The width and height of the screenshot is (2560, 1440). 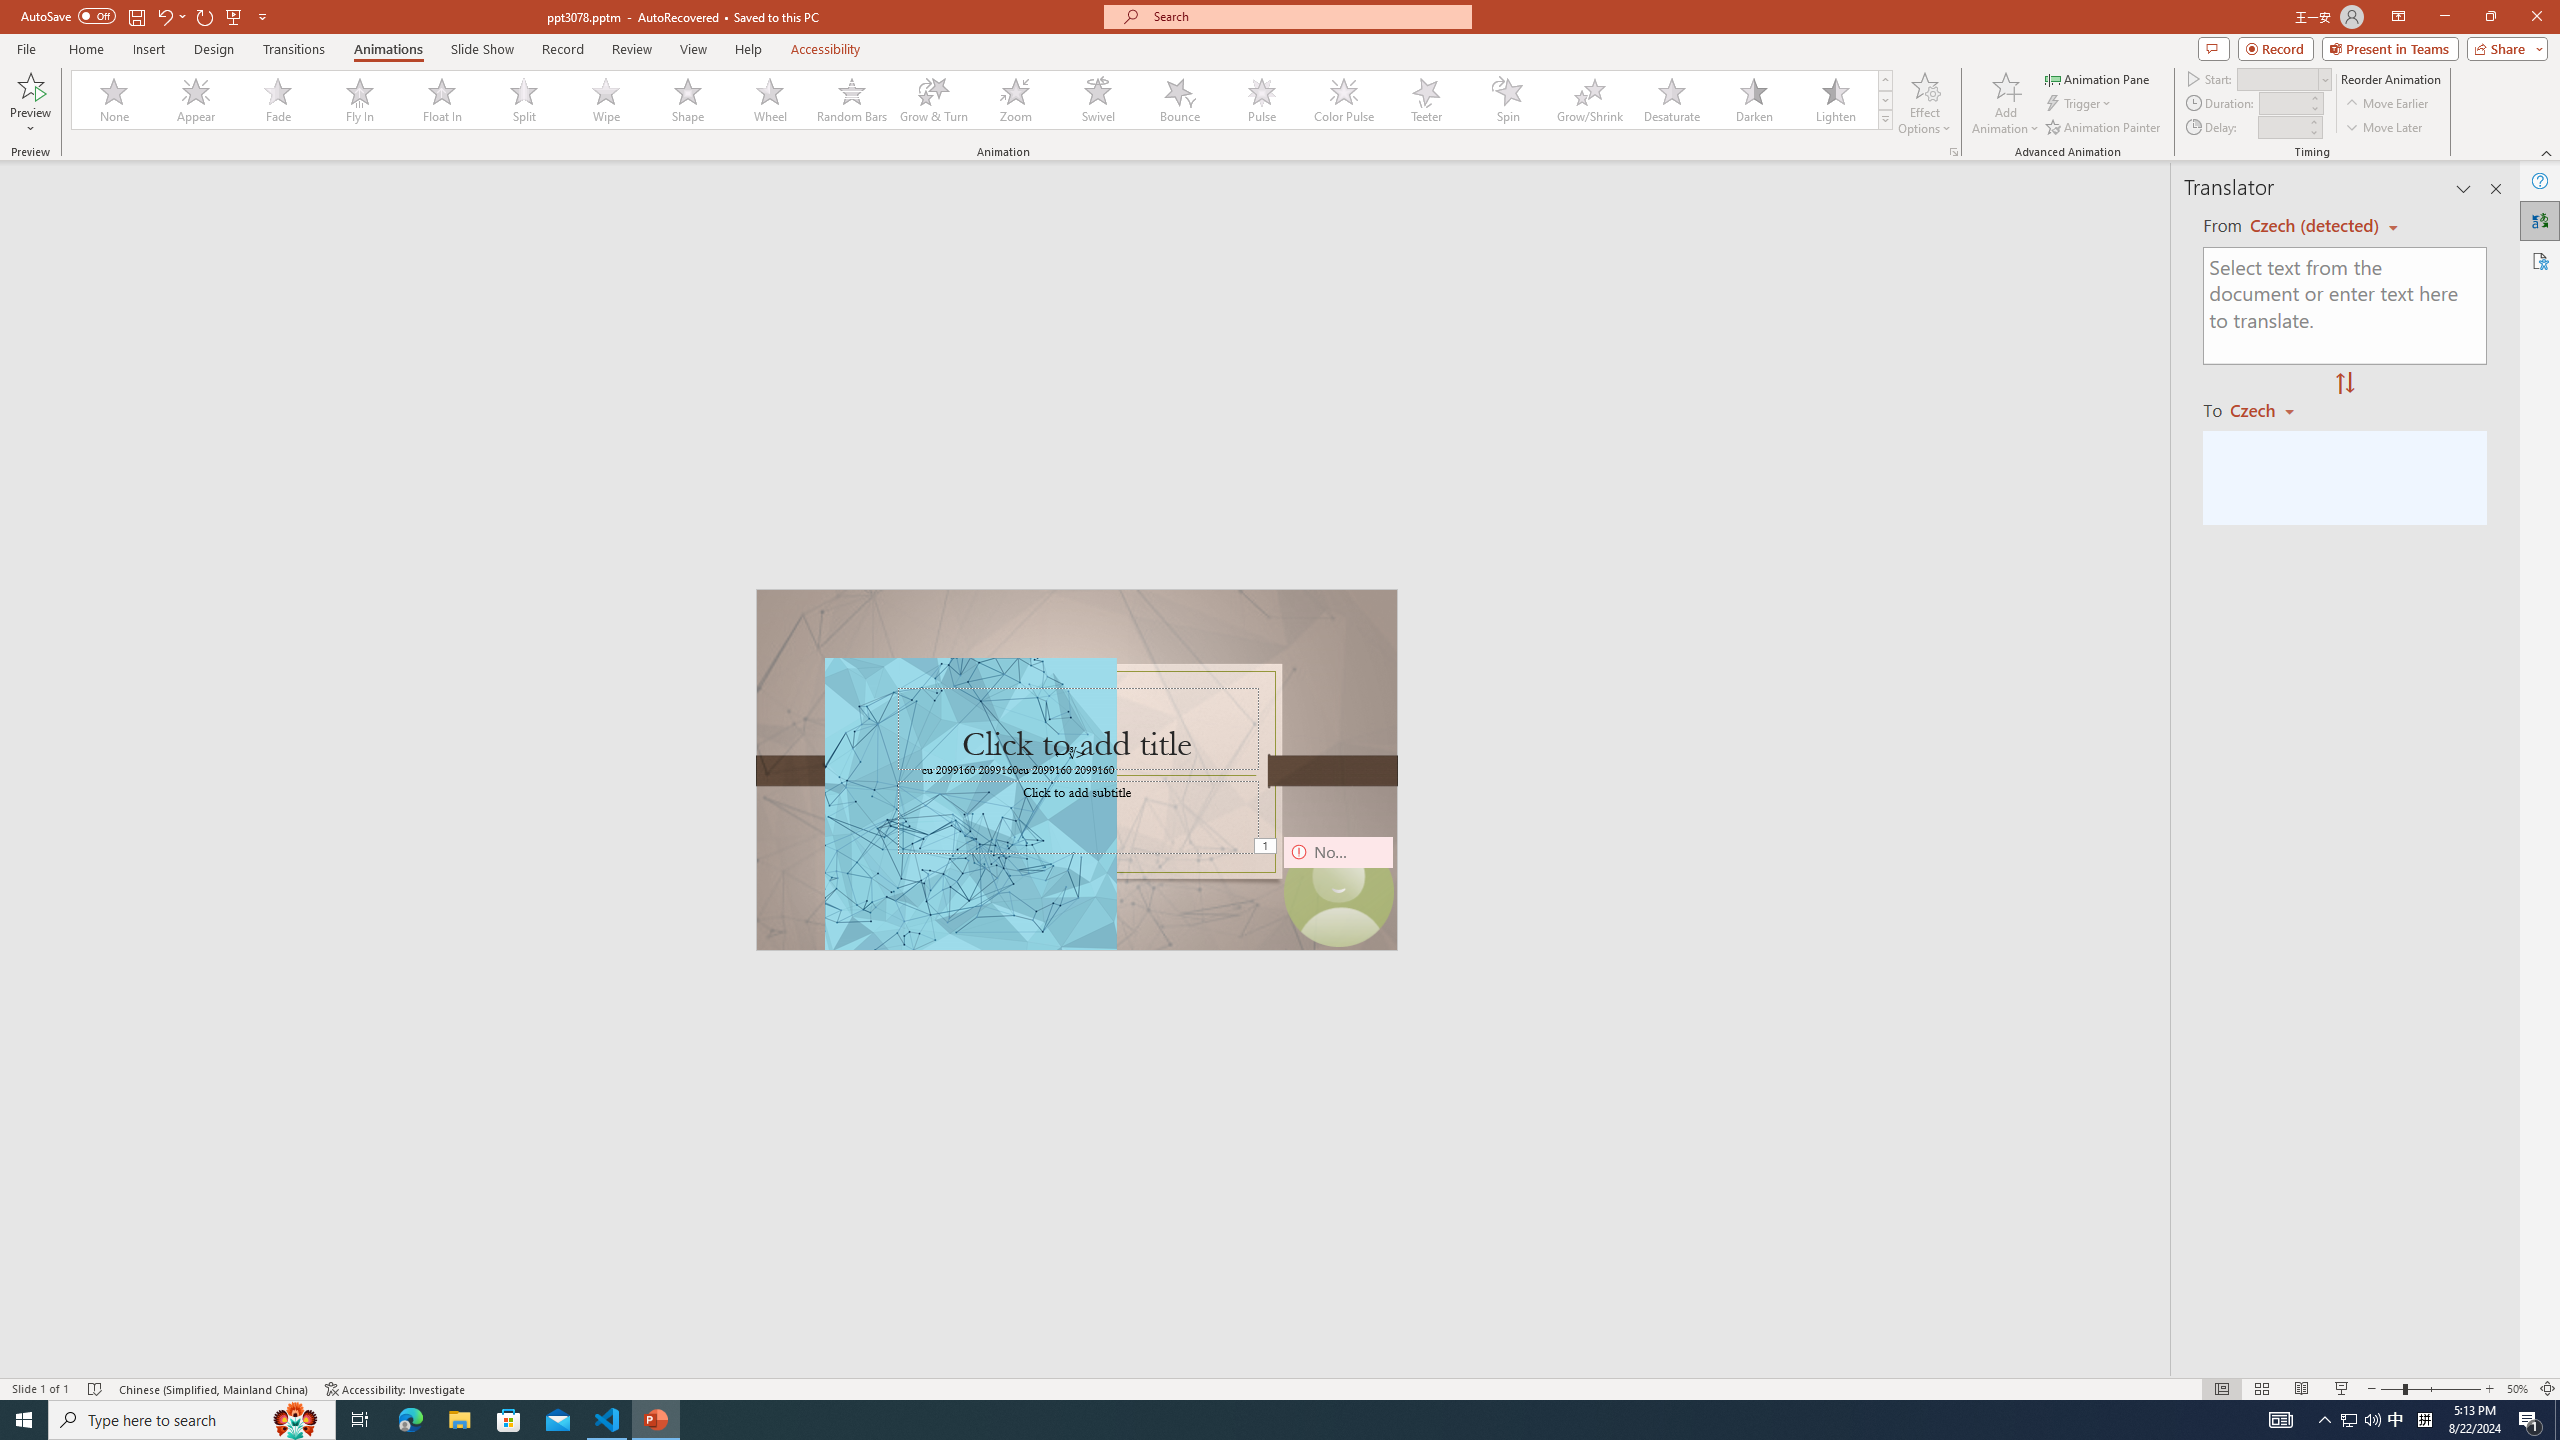 What do you see at coordinates (523, 99) in the screenshot?
I see `'Split'` at bounding box center [523, 99].